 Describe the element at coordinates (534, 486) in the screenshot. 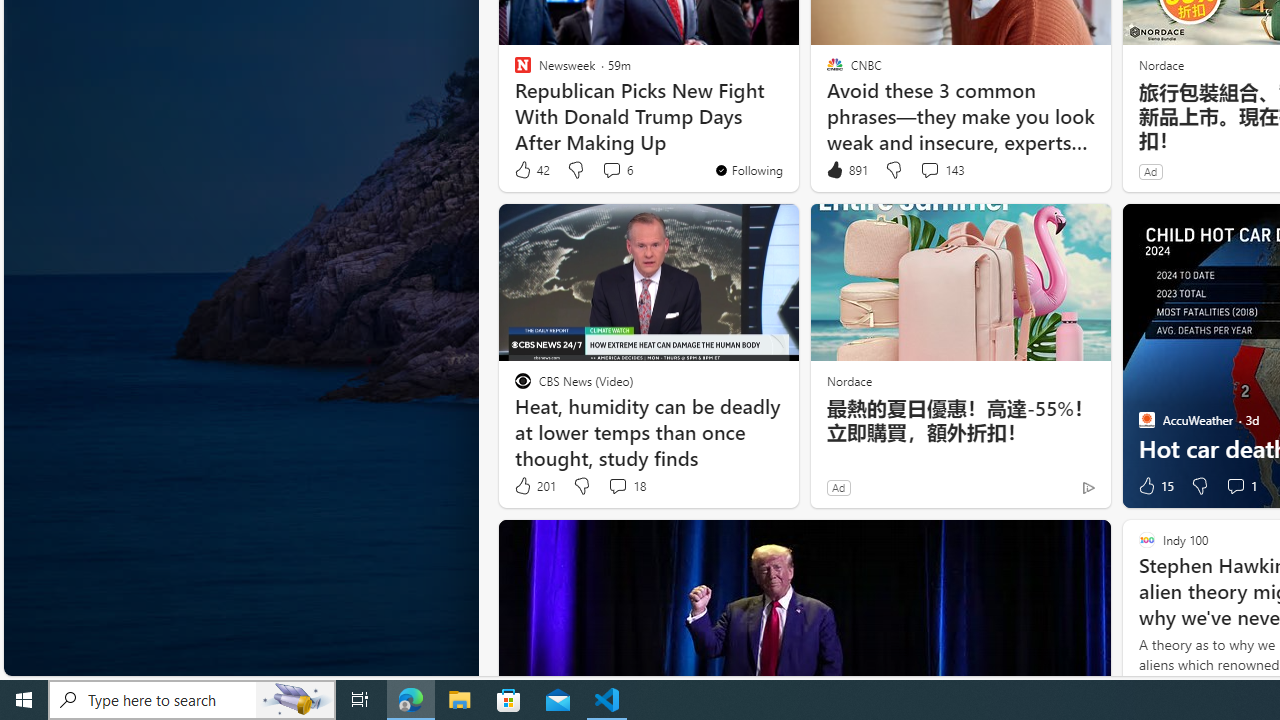

I see `'201 Like'` at that location.